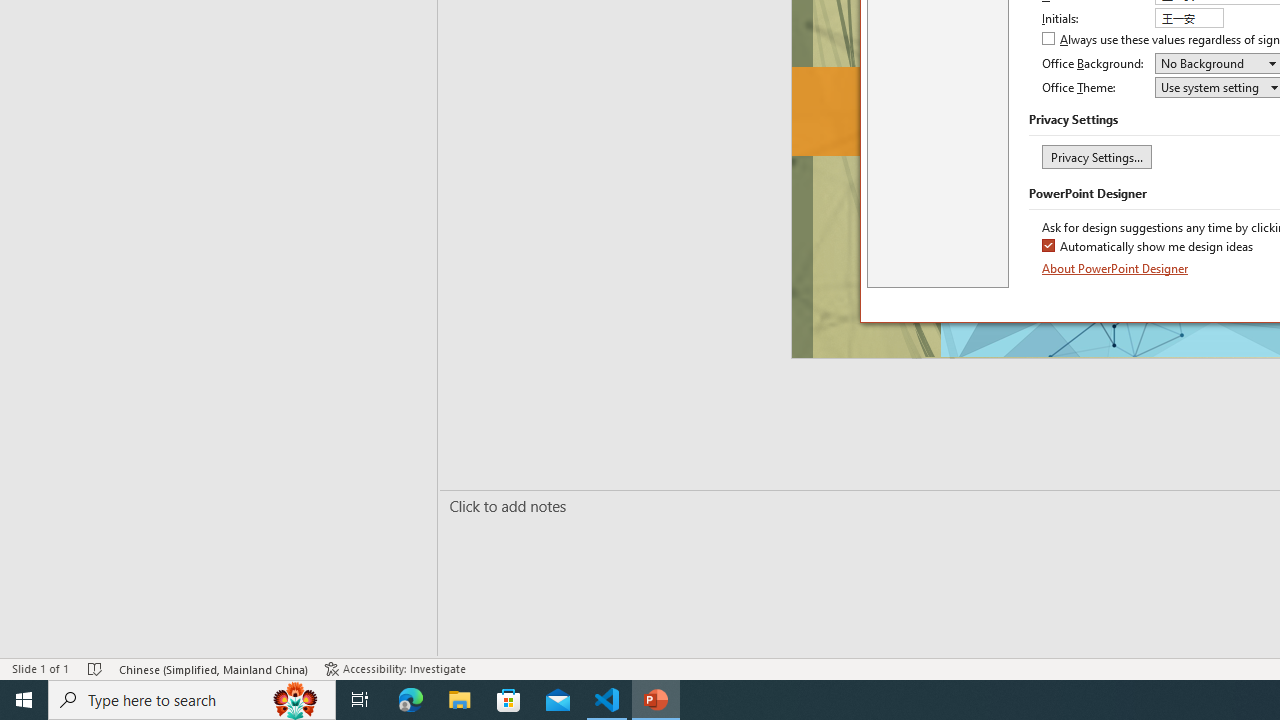 The height and width of the screenshot is (720, 1280). What do you see at coordinates (294, 698) in the screenshot?
I see `'Search highlights icon opens search home window'` at bounding box center [294, 698].